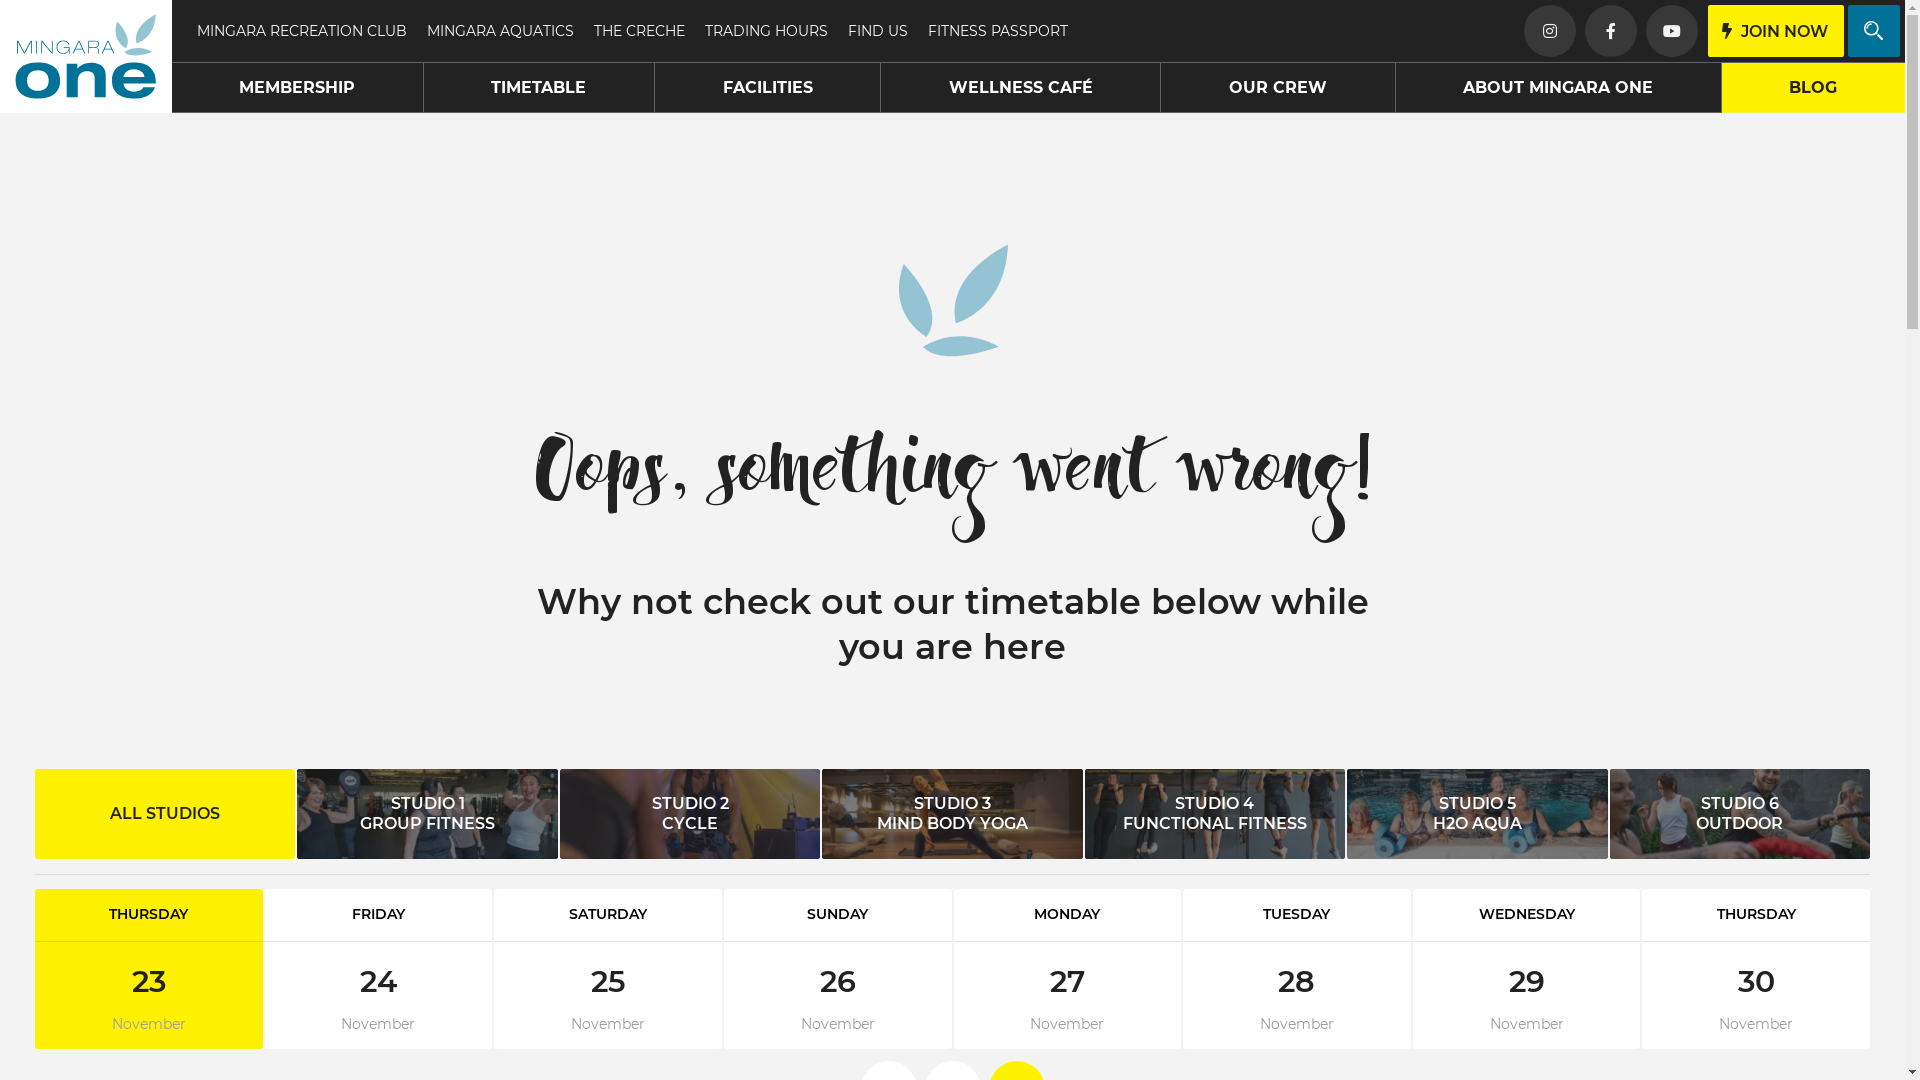 Image resolution: width=1920 pixels, height=1080 pixels. I want to click on 'TUESDAY, so click(1296, 967).